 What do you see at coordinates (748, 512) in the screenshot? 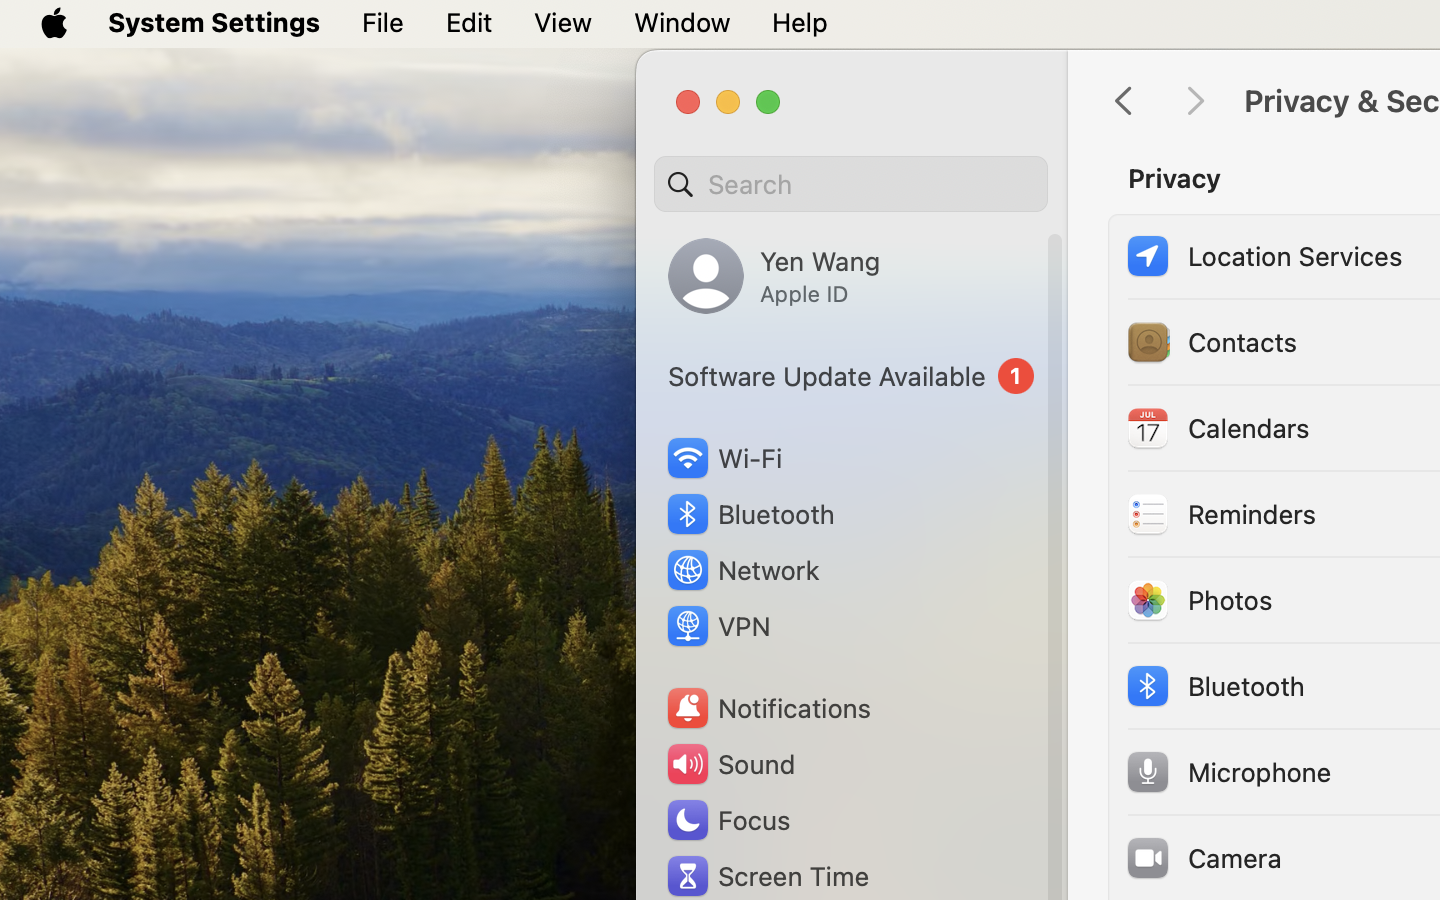
I see `'Bluetooth'` at bounding box center [748, 512].